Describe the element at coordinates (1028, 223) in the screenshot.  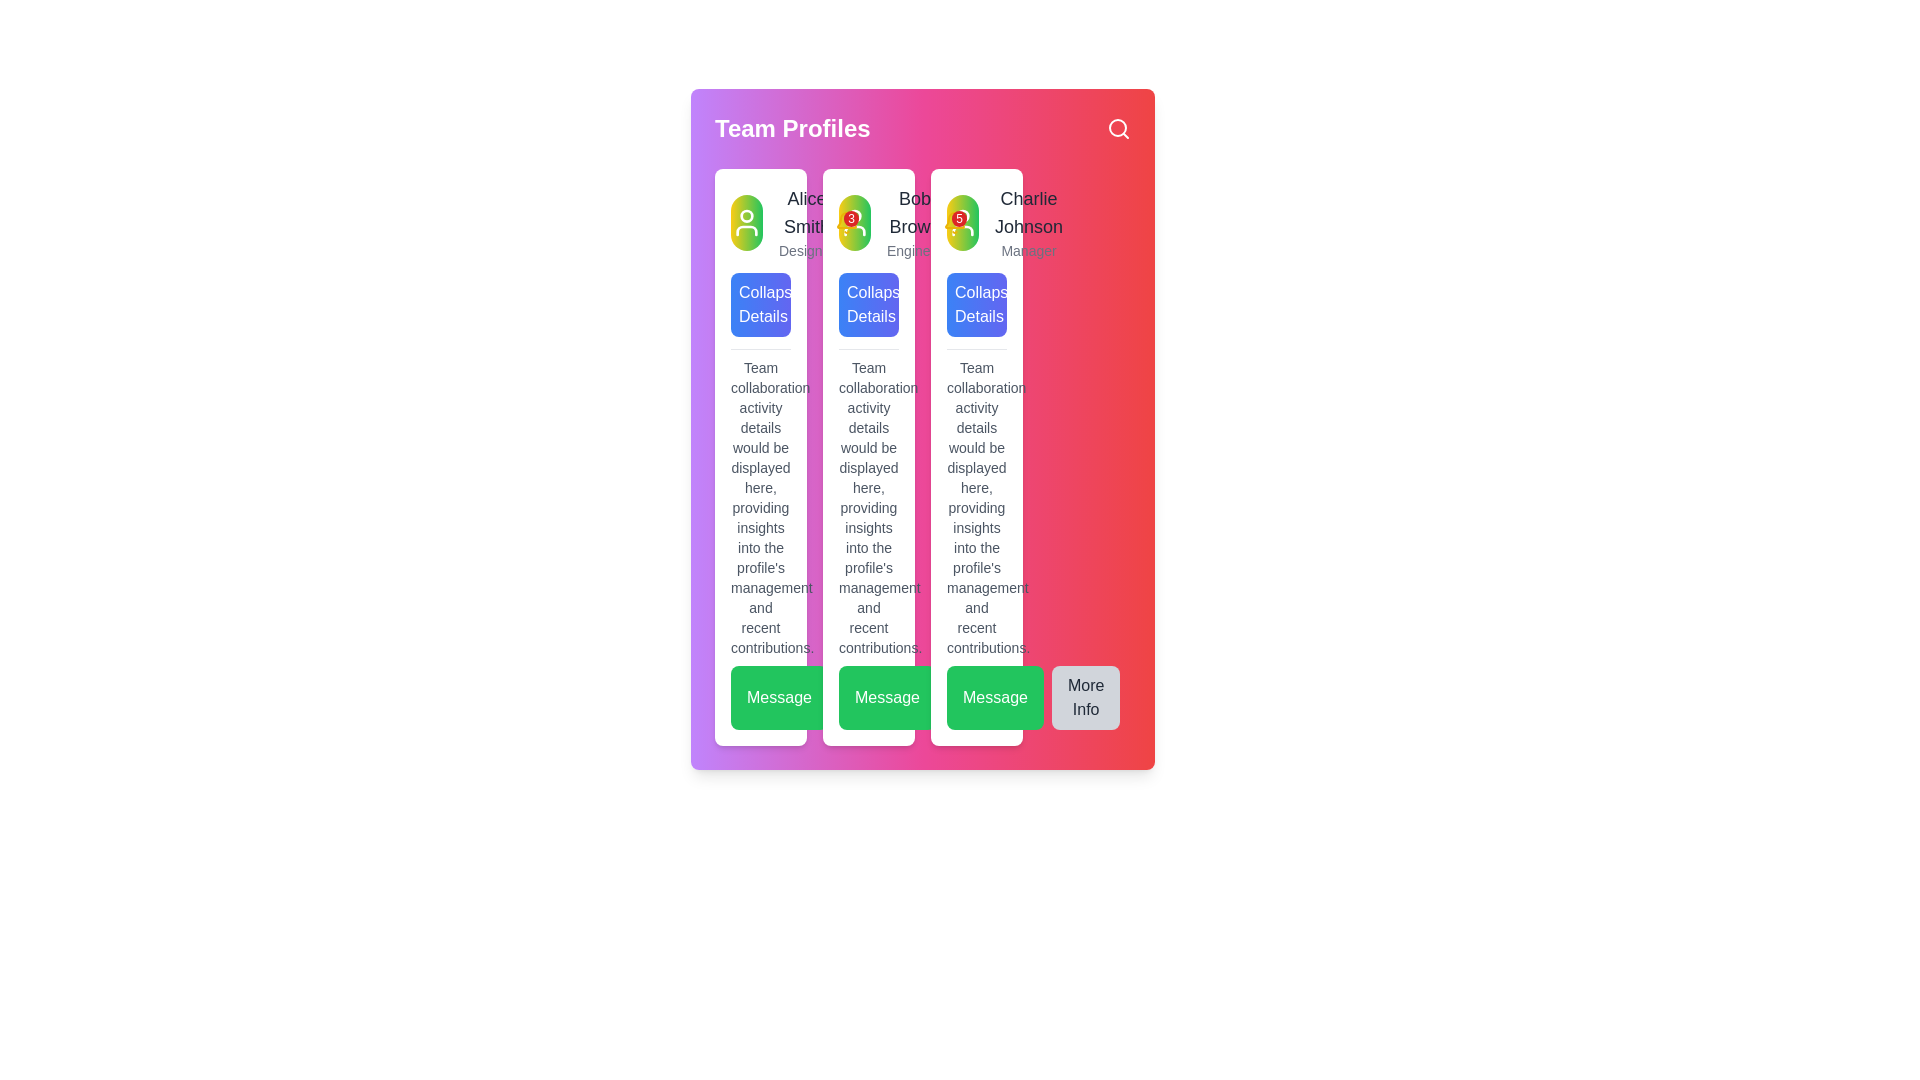
I see `the text display showing the name 'Charlie Johnson' and the title 'Manager' in the rightmost card of the 'Team Profiles' section` at that location.